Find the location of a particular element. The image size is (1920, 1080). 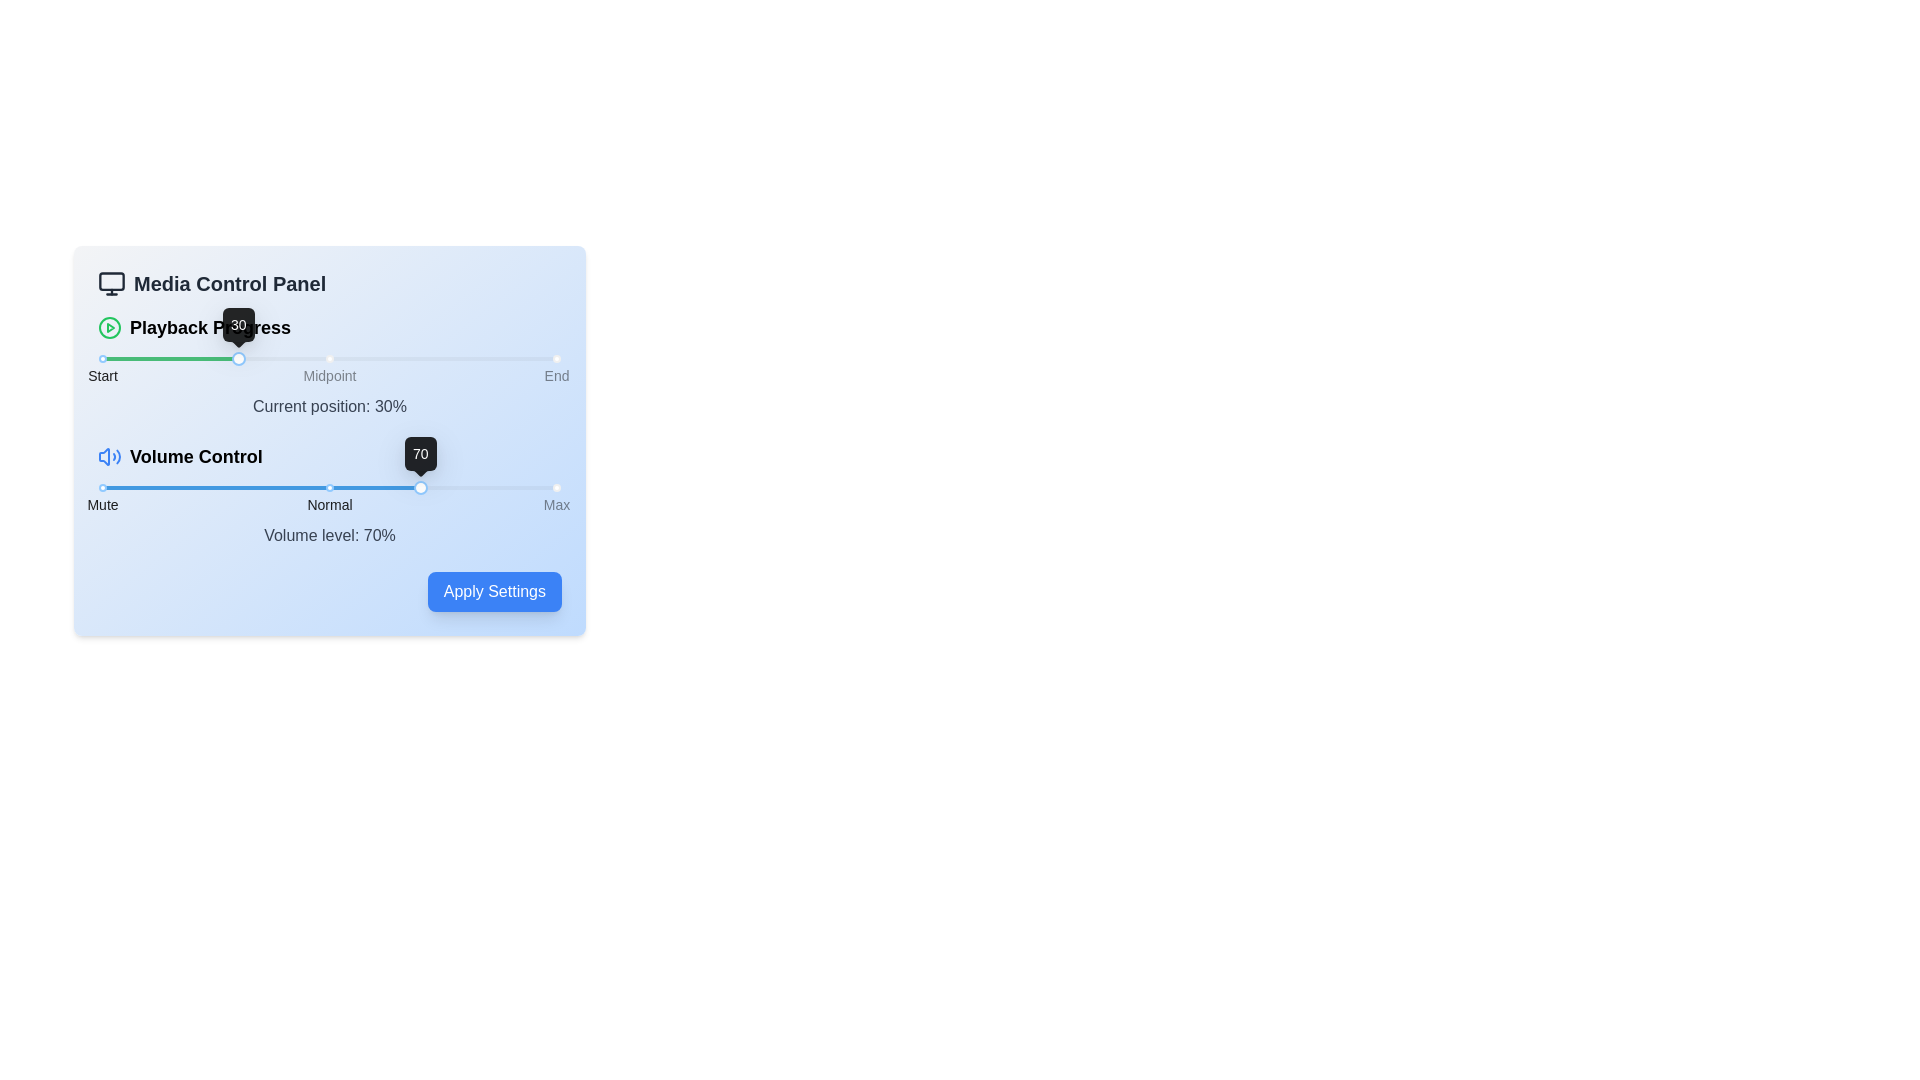

the slider is located at coordinates (484, 488).